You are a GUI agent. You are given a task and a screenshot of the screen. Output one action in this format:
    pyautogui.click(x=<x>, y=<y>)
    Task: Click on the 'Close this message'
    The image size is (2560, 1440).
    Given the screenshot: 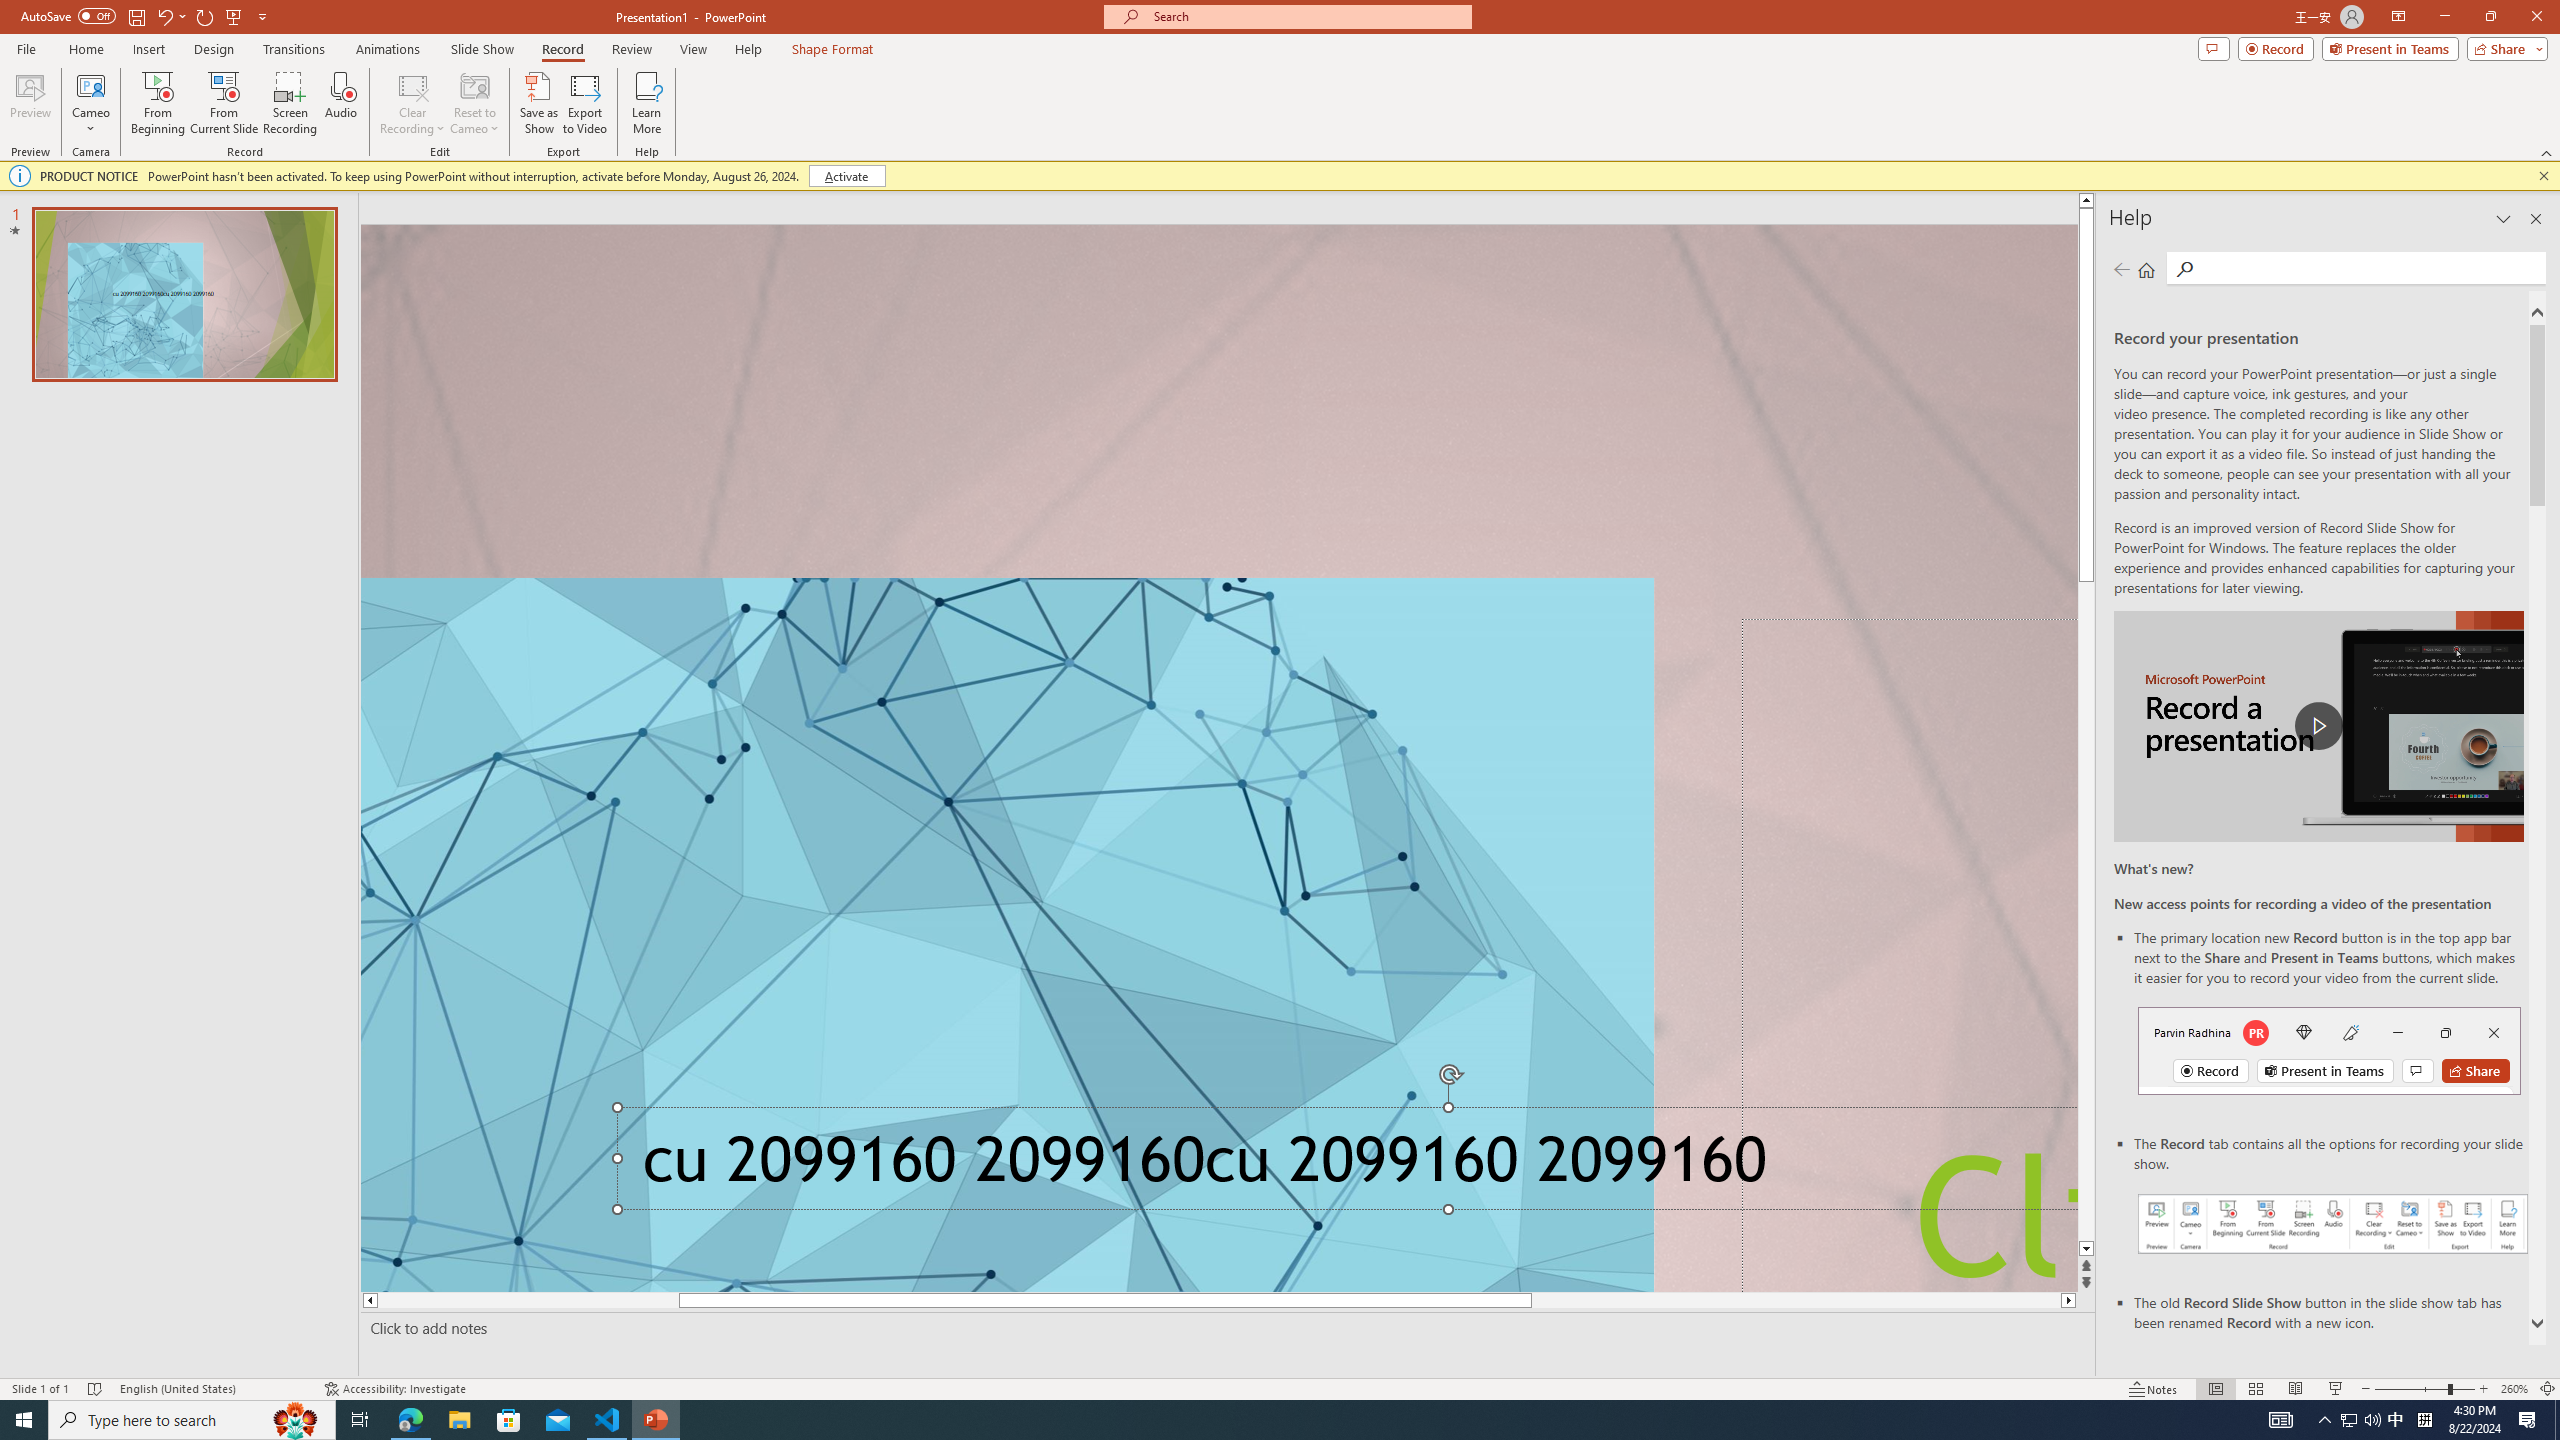 What is the action you would take?
    pyautogui.click(x=2543, y=175)
    